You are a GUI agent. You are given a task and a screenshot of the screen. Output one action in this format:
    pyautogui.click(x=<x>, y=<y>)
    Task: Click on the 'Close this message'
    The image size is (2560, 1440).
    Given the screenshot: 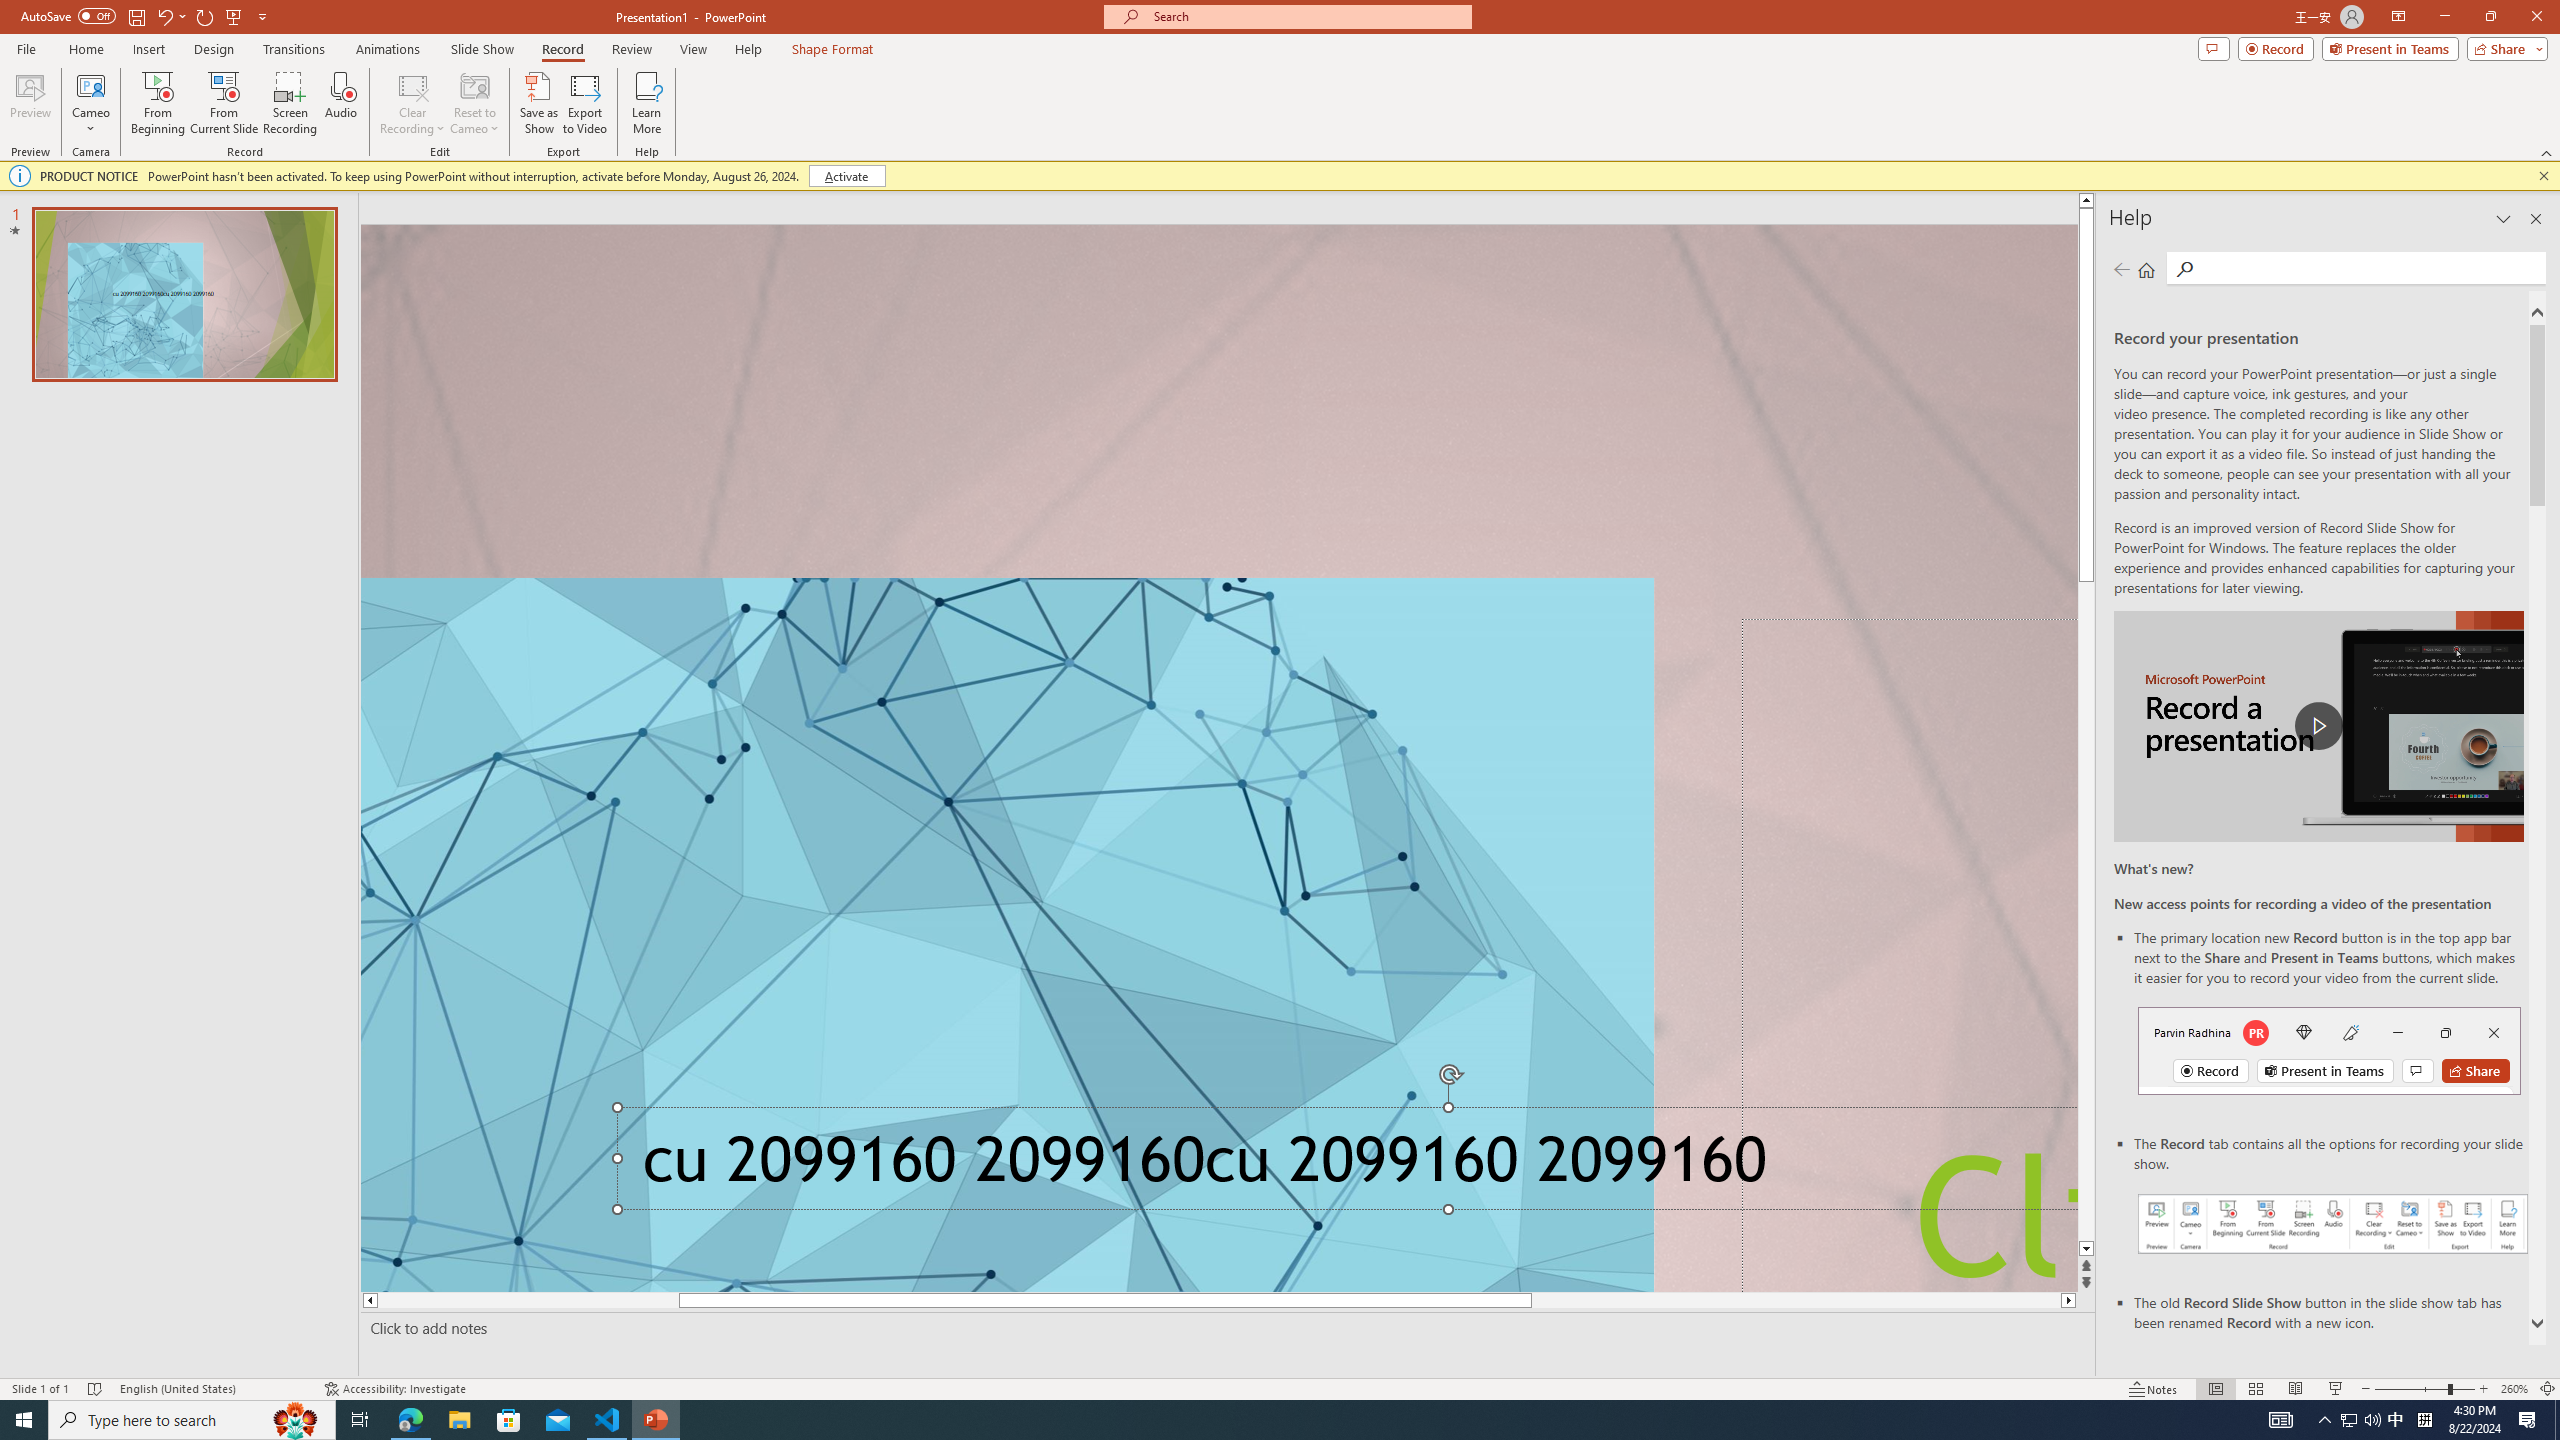 What is the action you would take?
    pyautogui.click(x=2543, y=175)
    